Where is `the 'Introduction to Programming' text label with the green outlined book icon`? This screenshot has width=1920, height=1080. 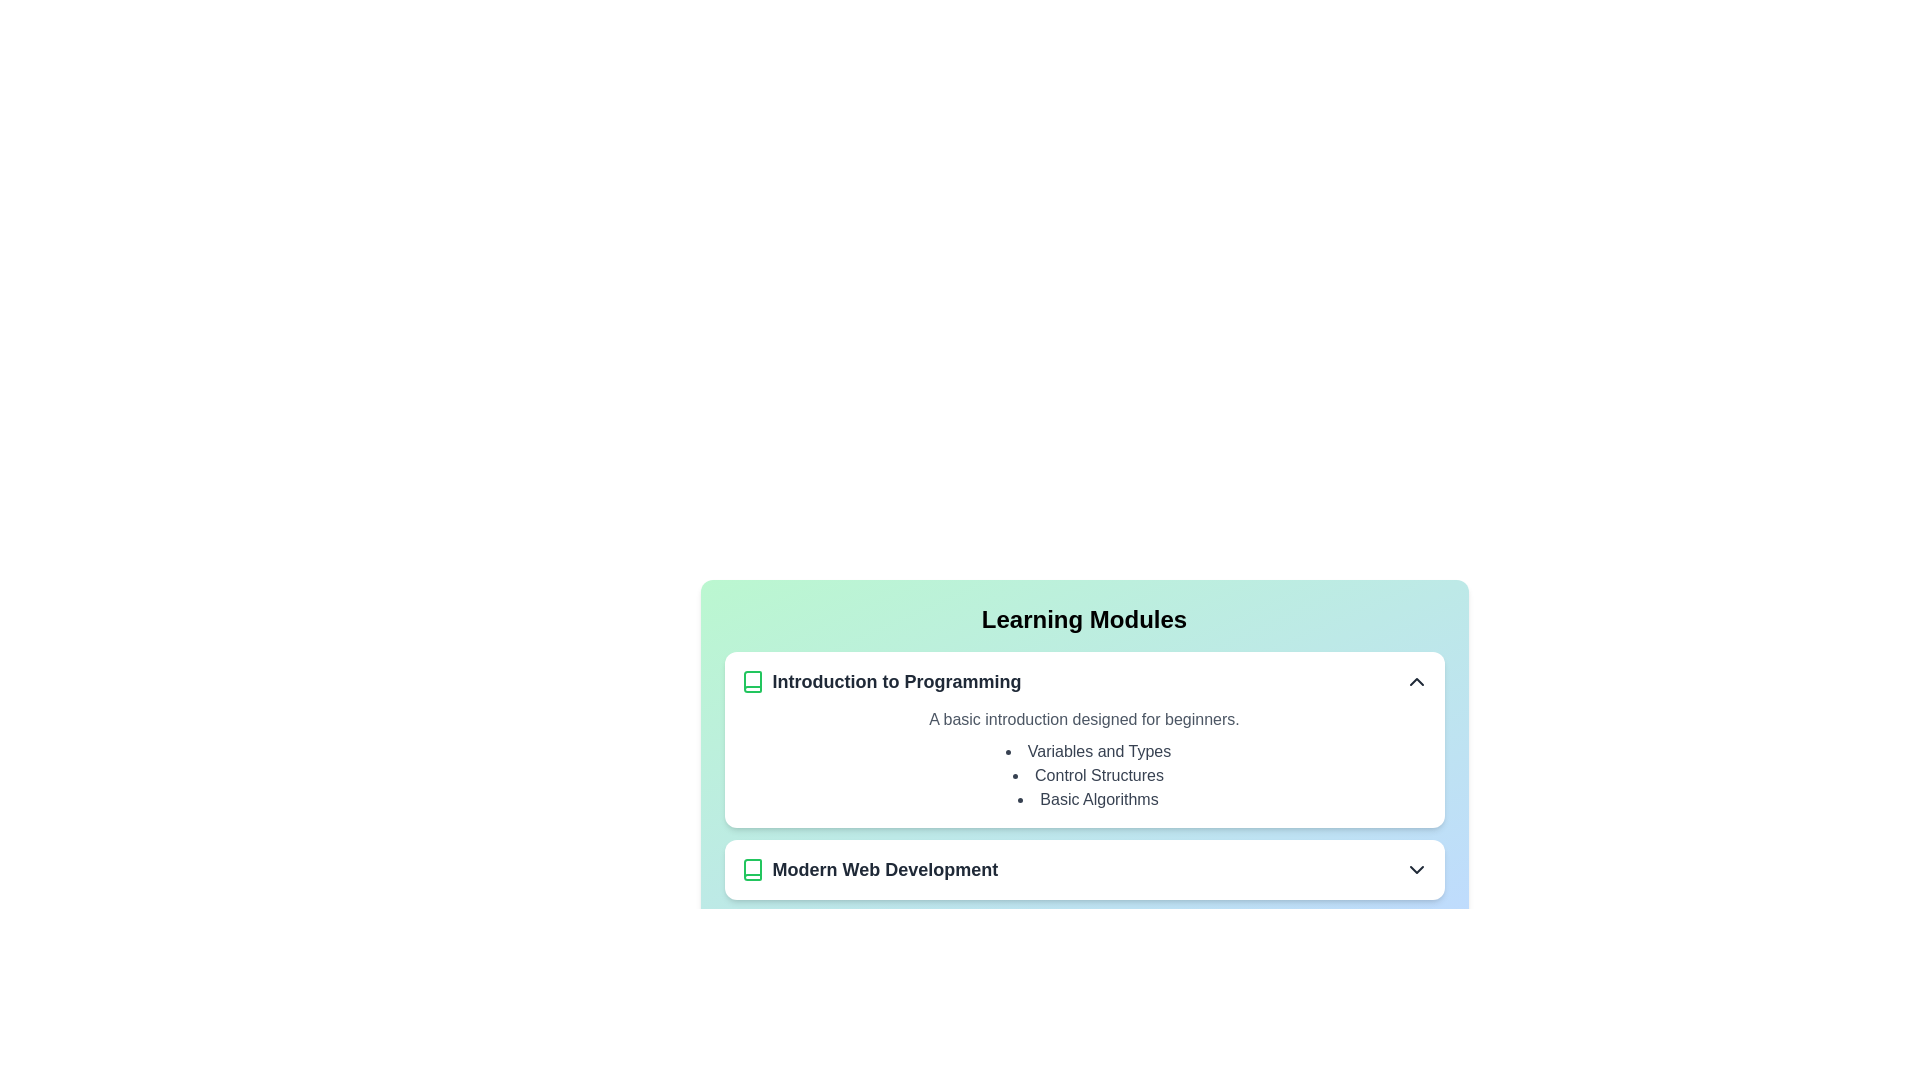 the 'Introduction to Programming' text label with the green outlined book icon is located at coordinates (880, 681).